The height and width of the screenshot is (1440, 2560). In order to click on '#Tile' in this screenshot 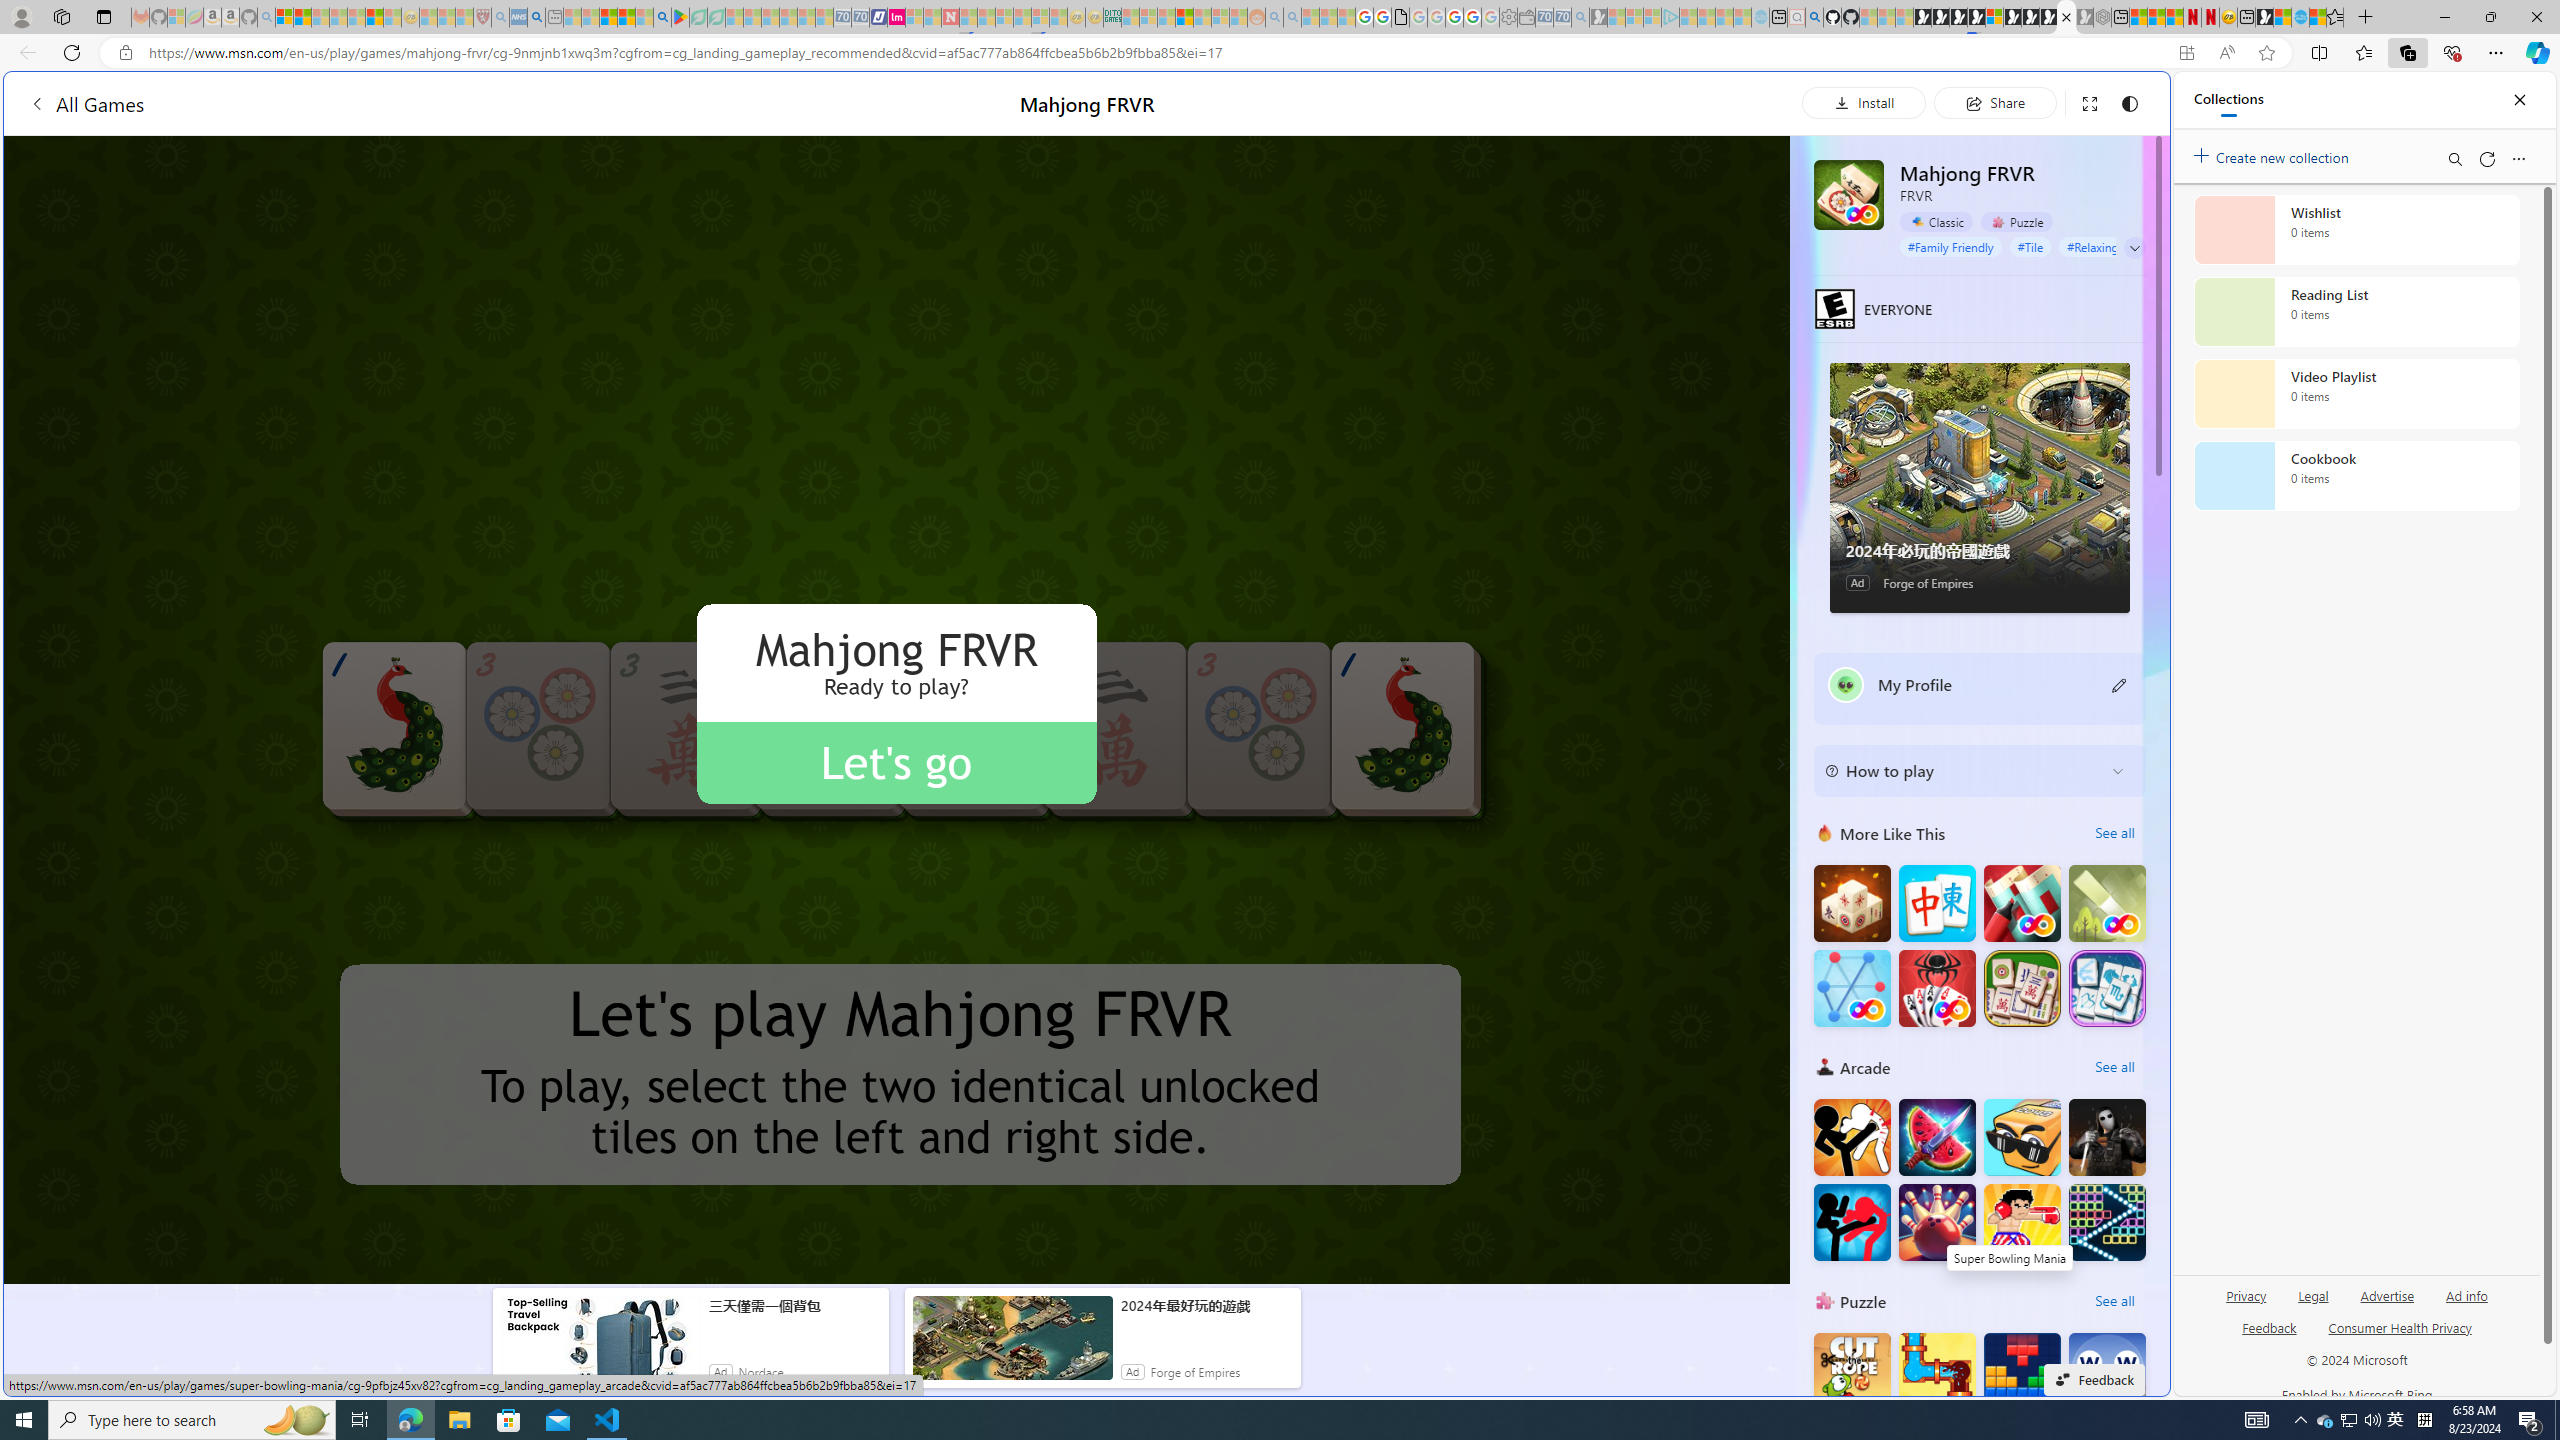, I will do `click(2030, 245)`.